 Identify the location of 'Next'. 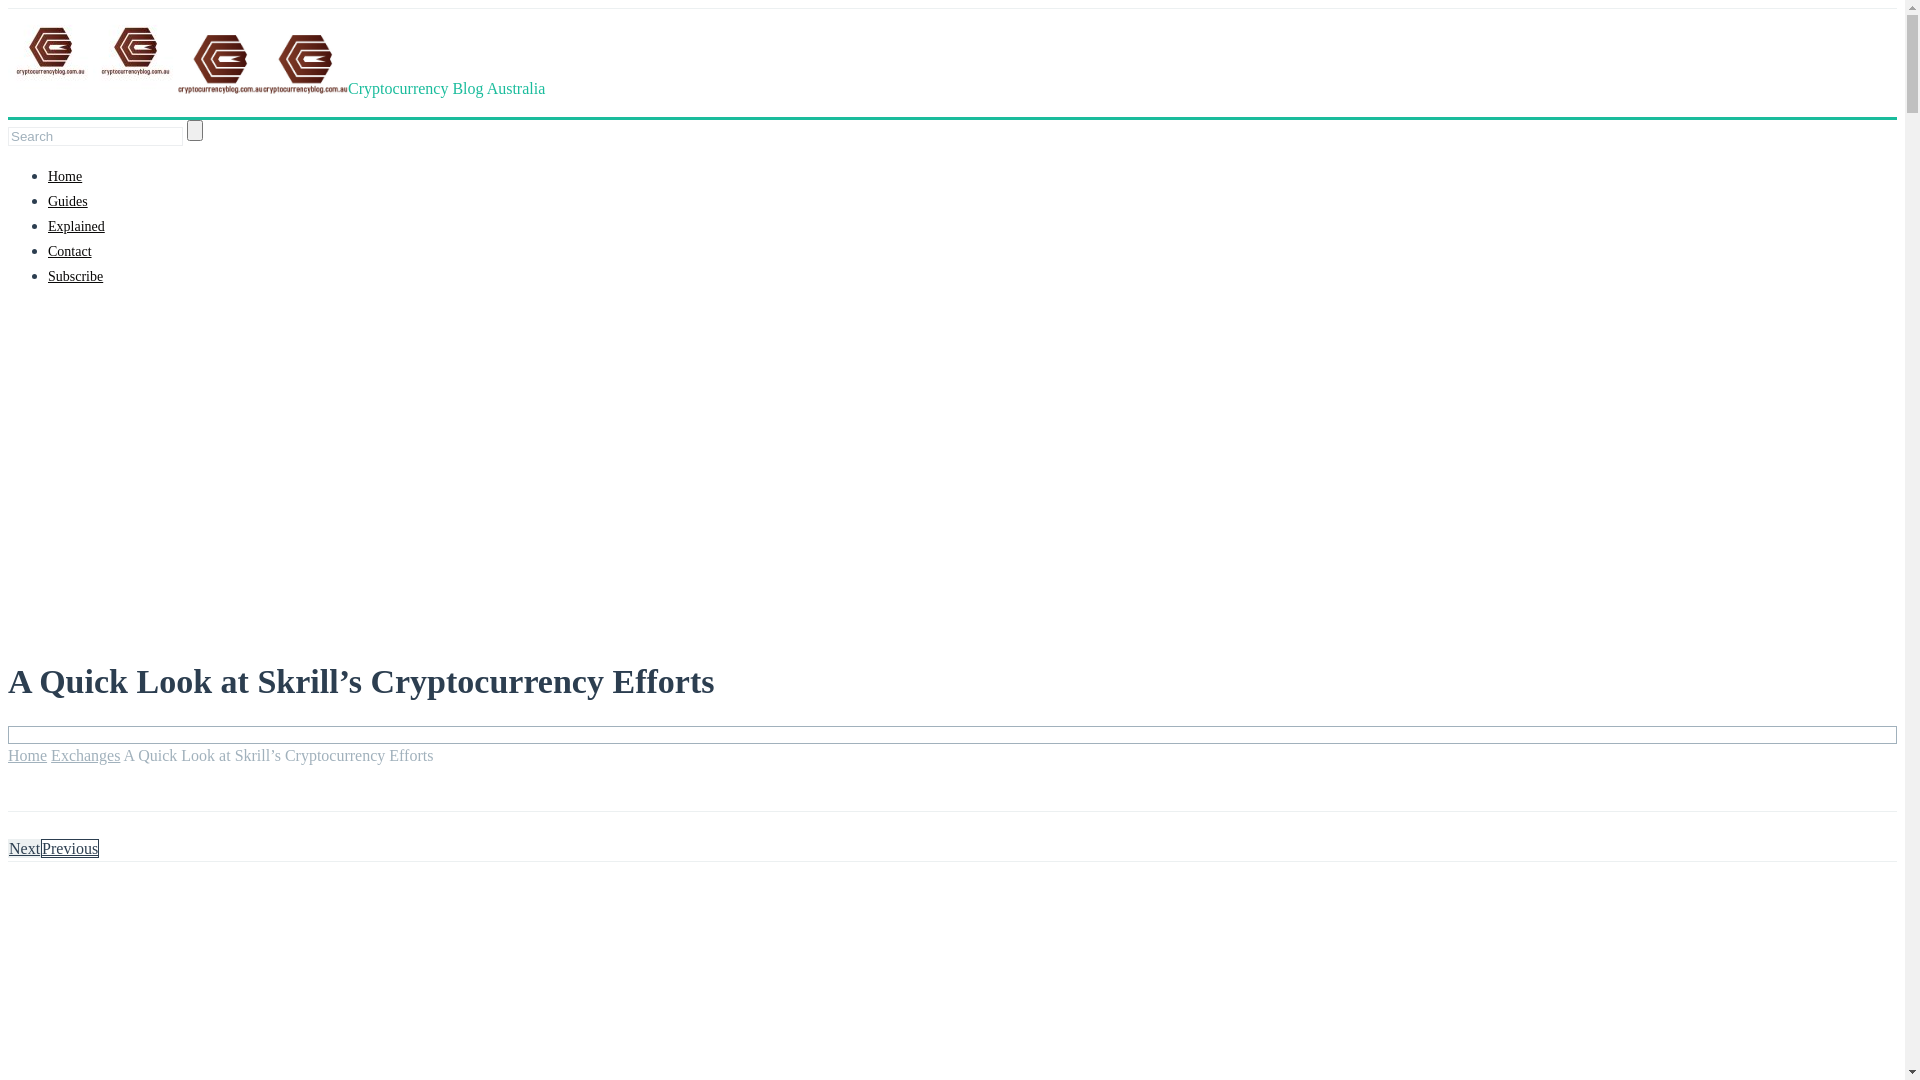
(8, 848).